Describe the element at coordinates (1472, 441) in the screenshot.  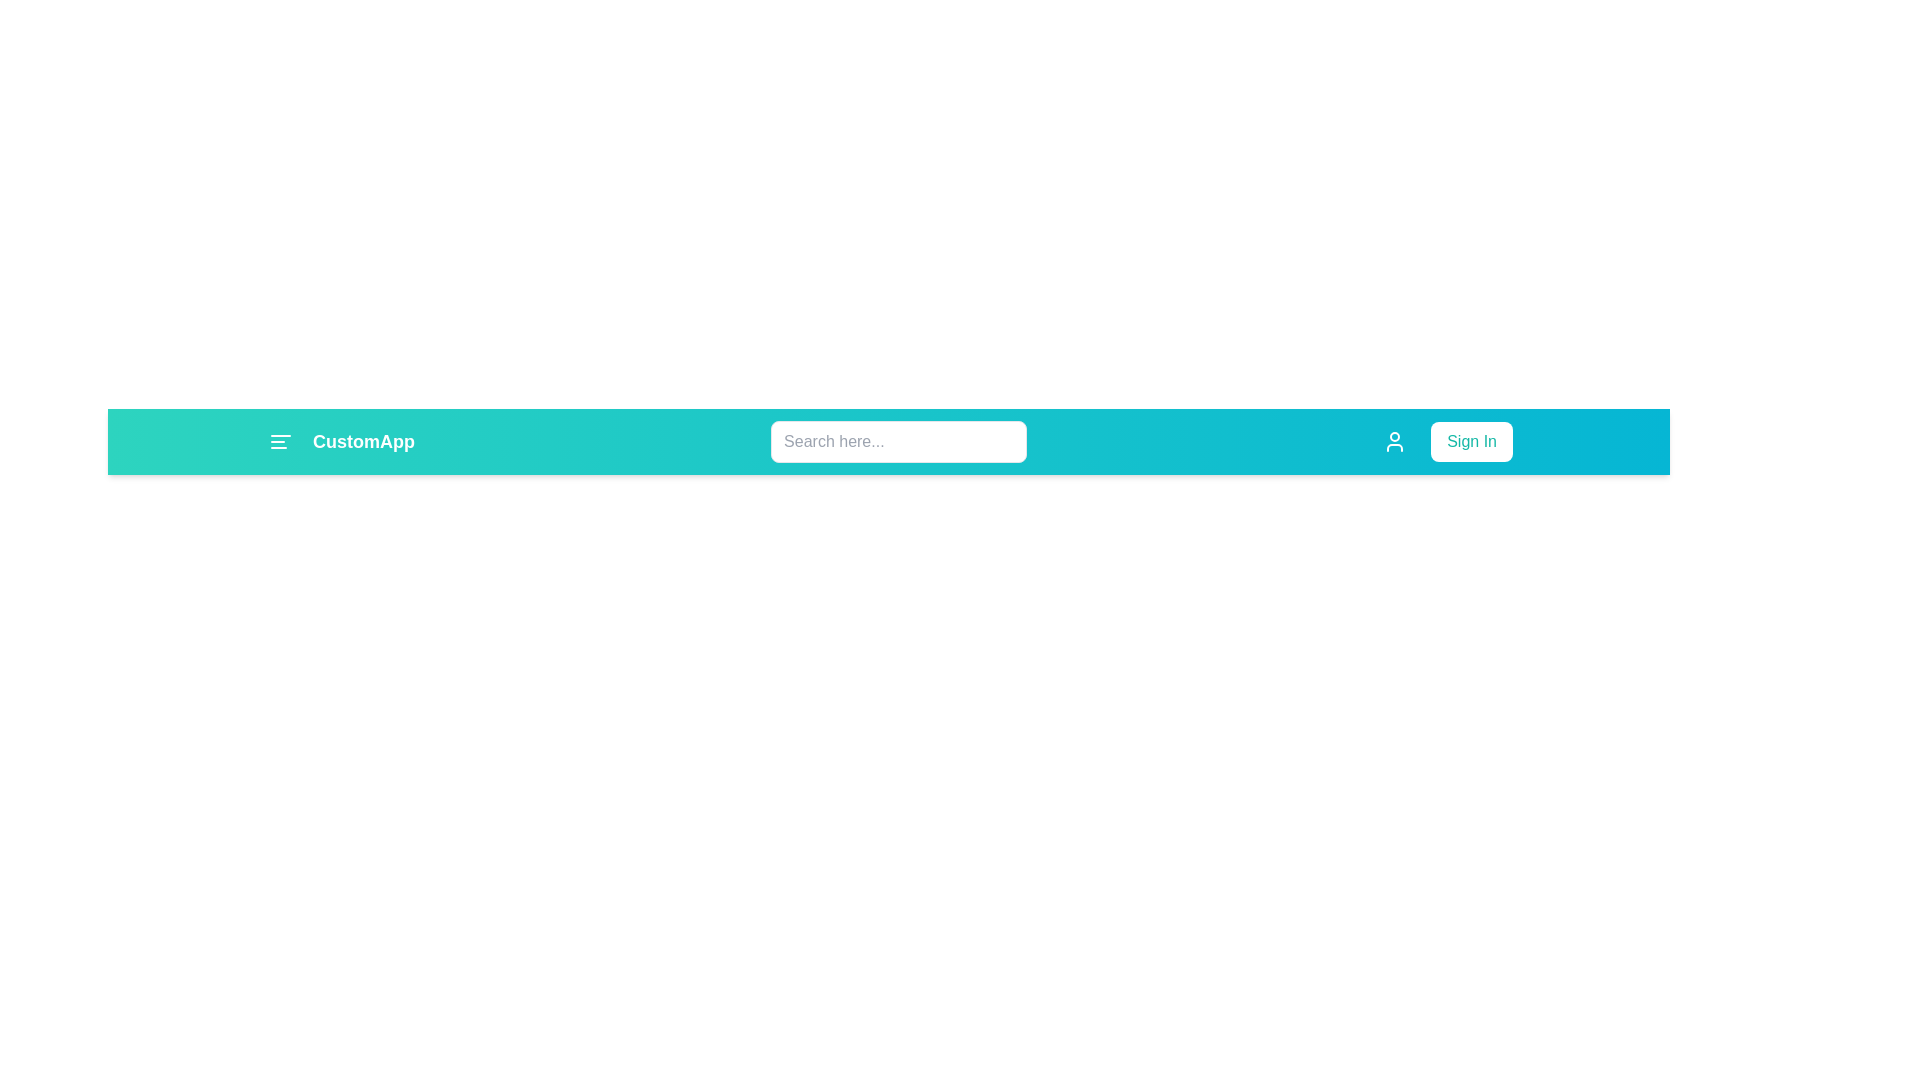
I see `the button at sign_in_button to observe its hover effect` at that location.